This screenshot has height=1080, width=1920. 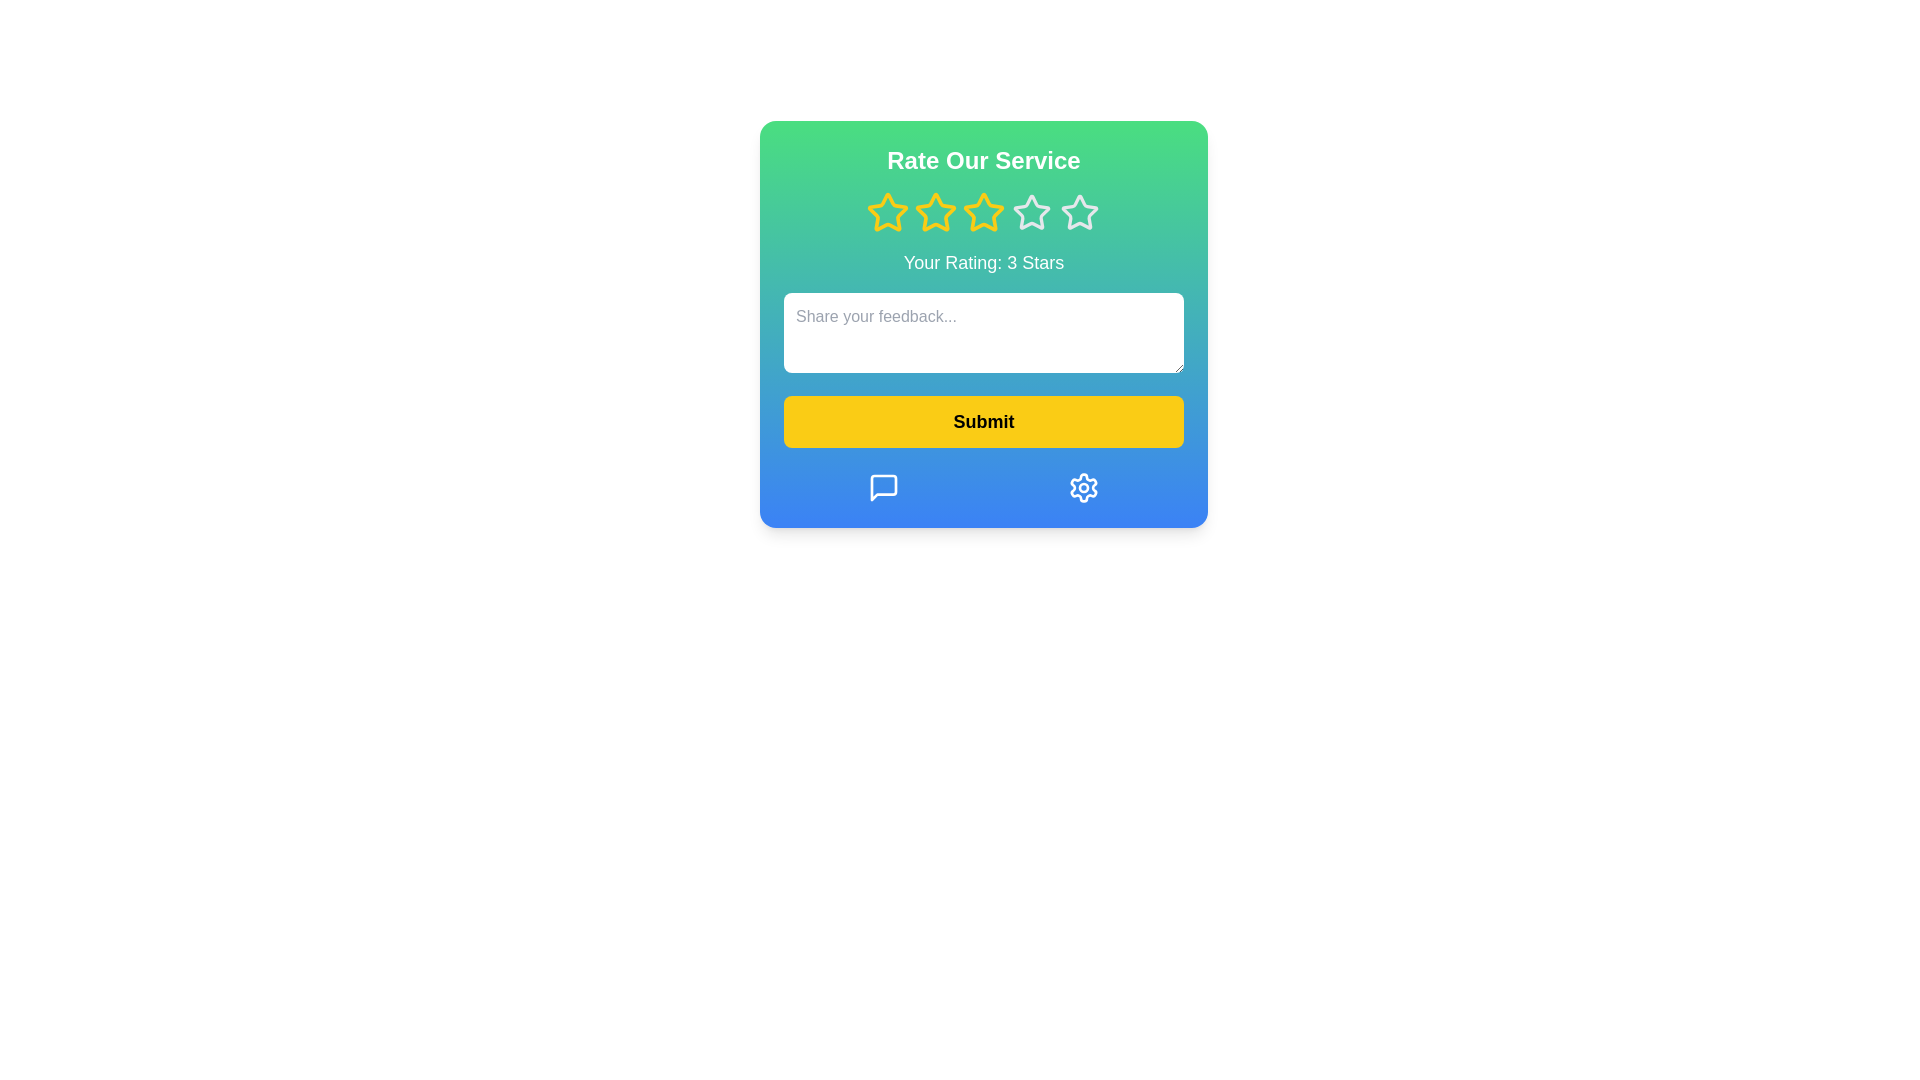 I want to click on the third rating star icon in the rating system, so click(x=935, y=212).